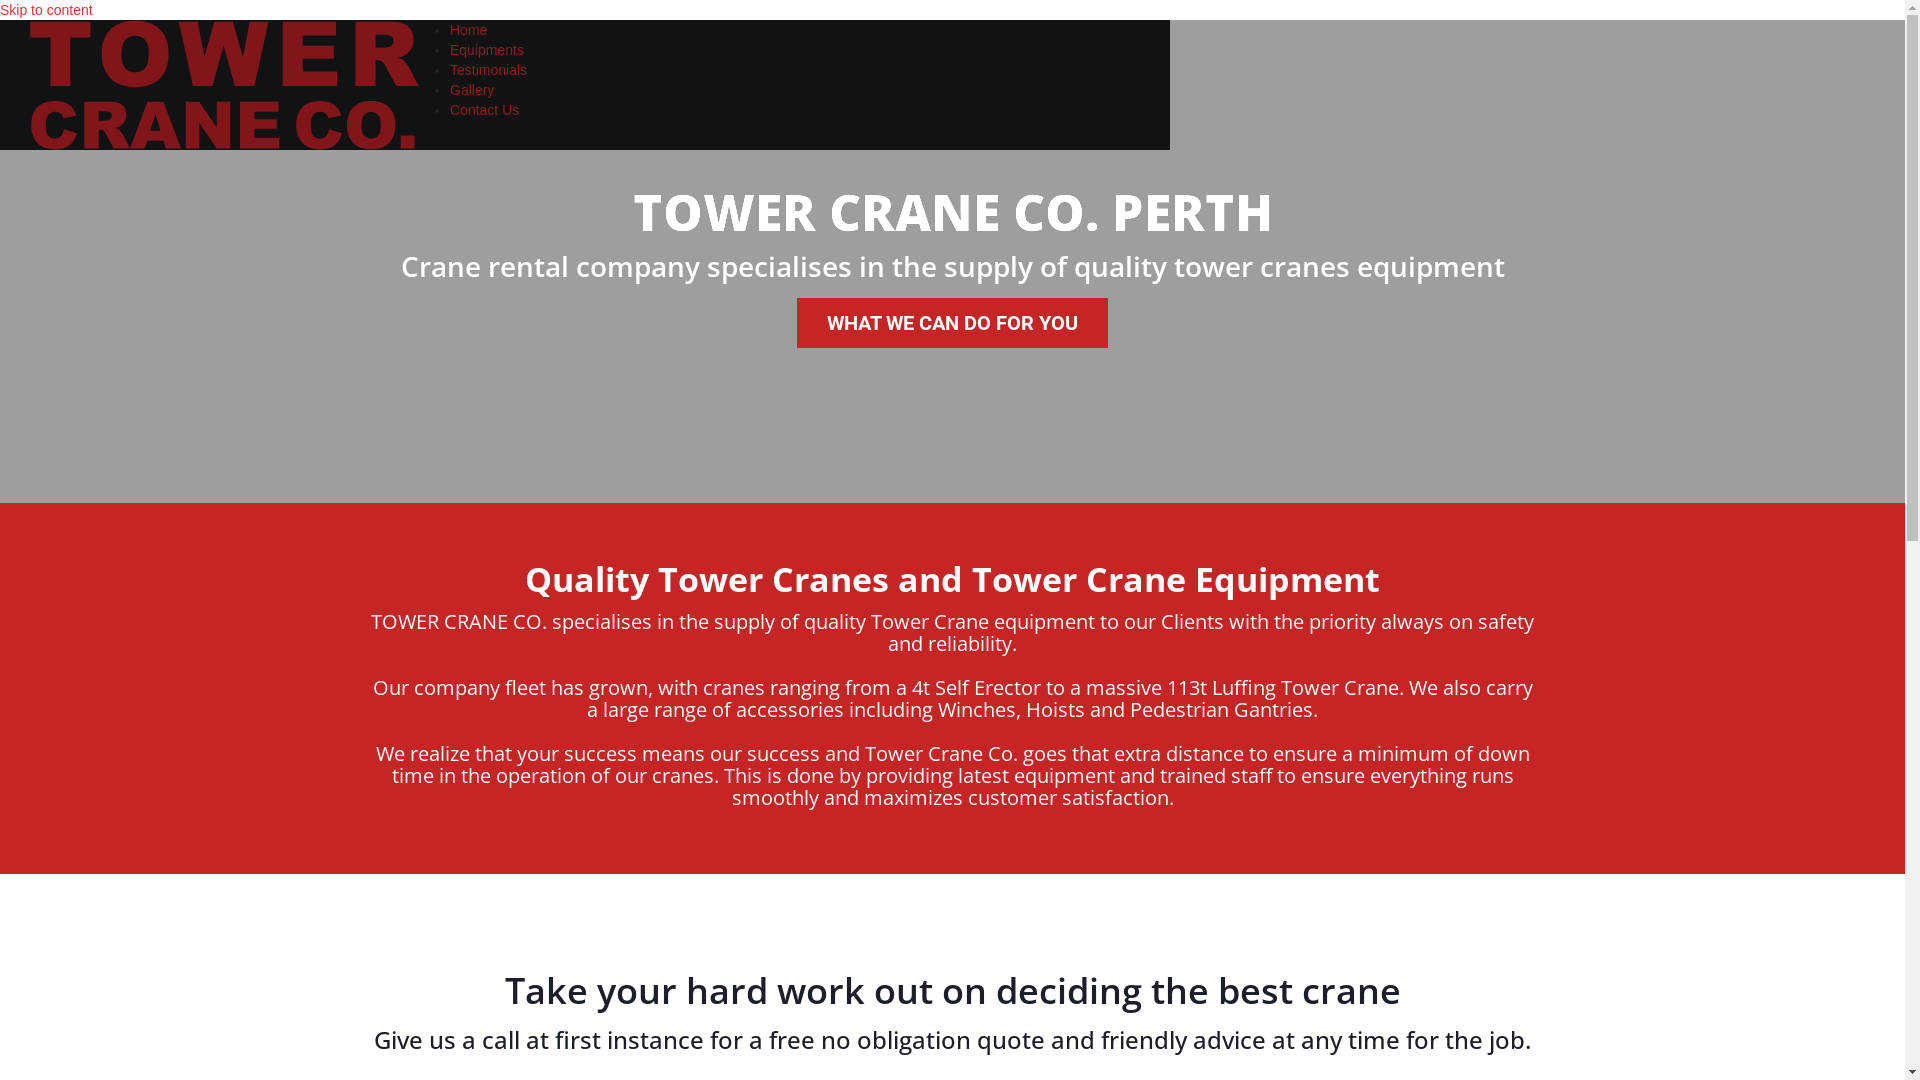  Describe the element at coordinates (795, 322) in the screenshot. I see `'WHAT WE CAN DO FOR YOU'` at that location.